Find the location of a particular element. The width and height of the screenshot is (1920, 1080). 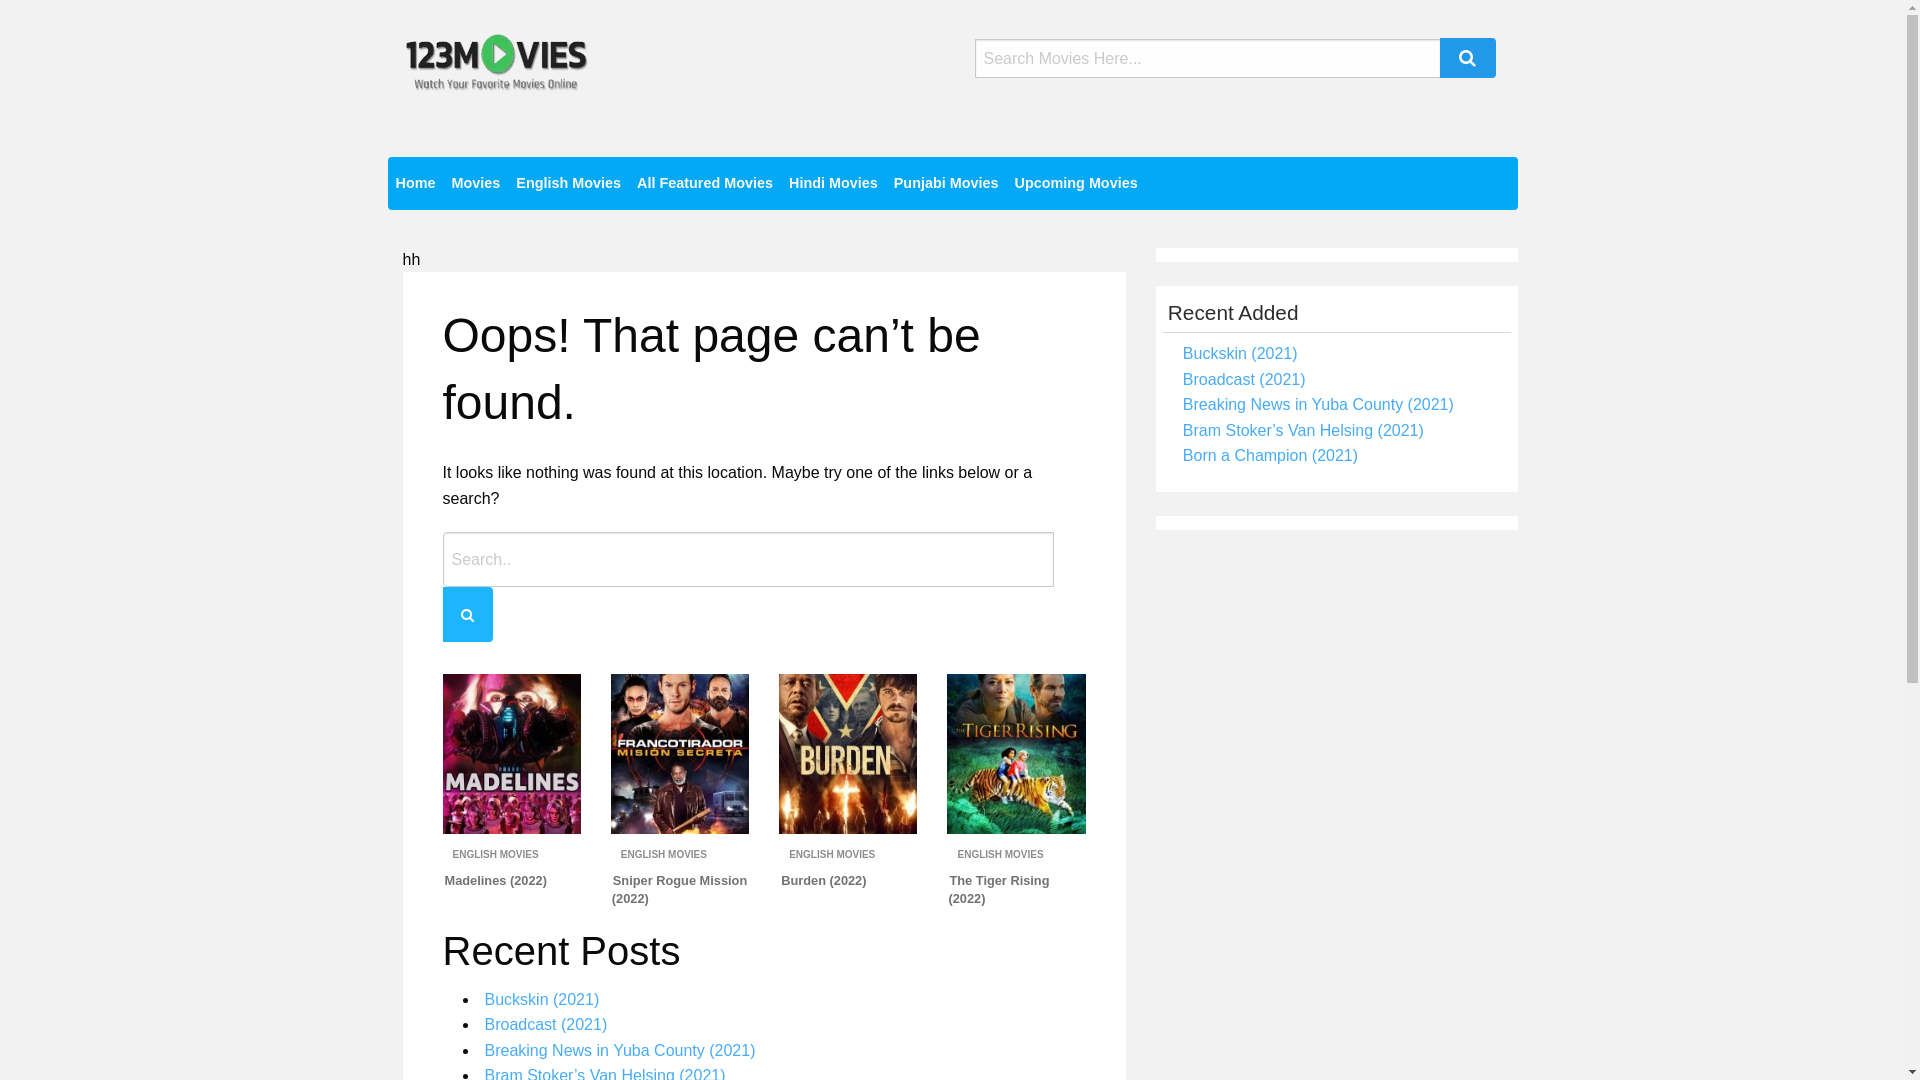

'ENGLISH MOVIES' is located at coordinates (663, 854).